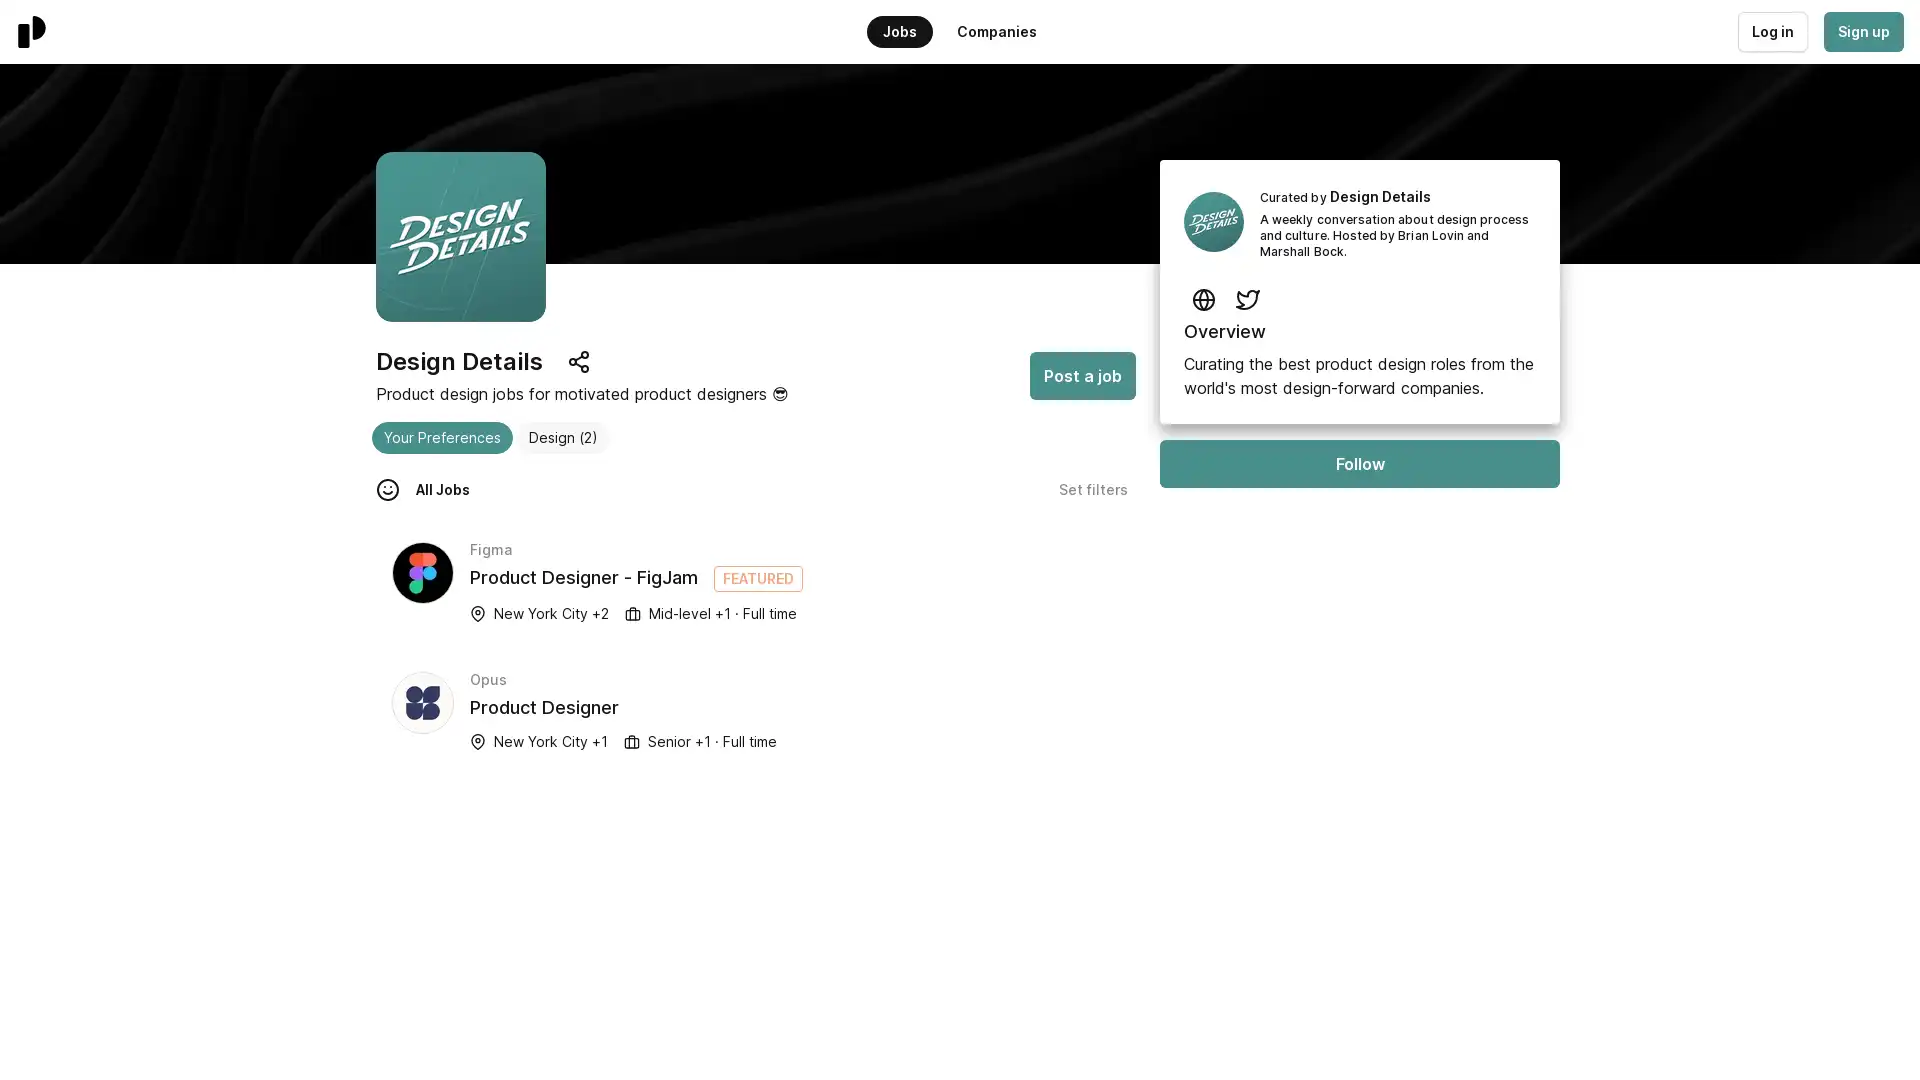  What do you see at coordinates (1082, 375) in the screenshot?
I see `Post a job` at bounding box center [1082, 375].